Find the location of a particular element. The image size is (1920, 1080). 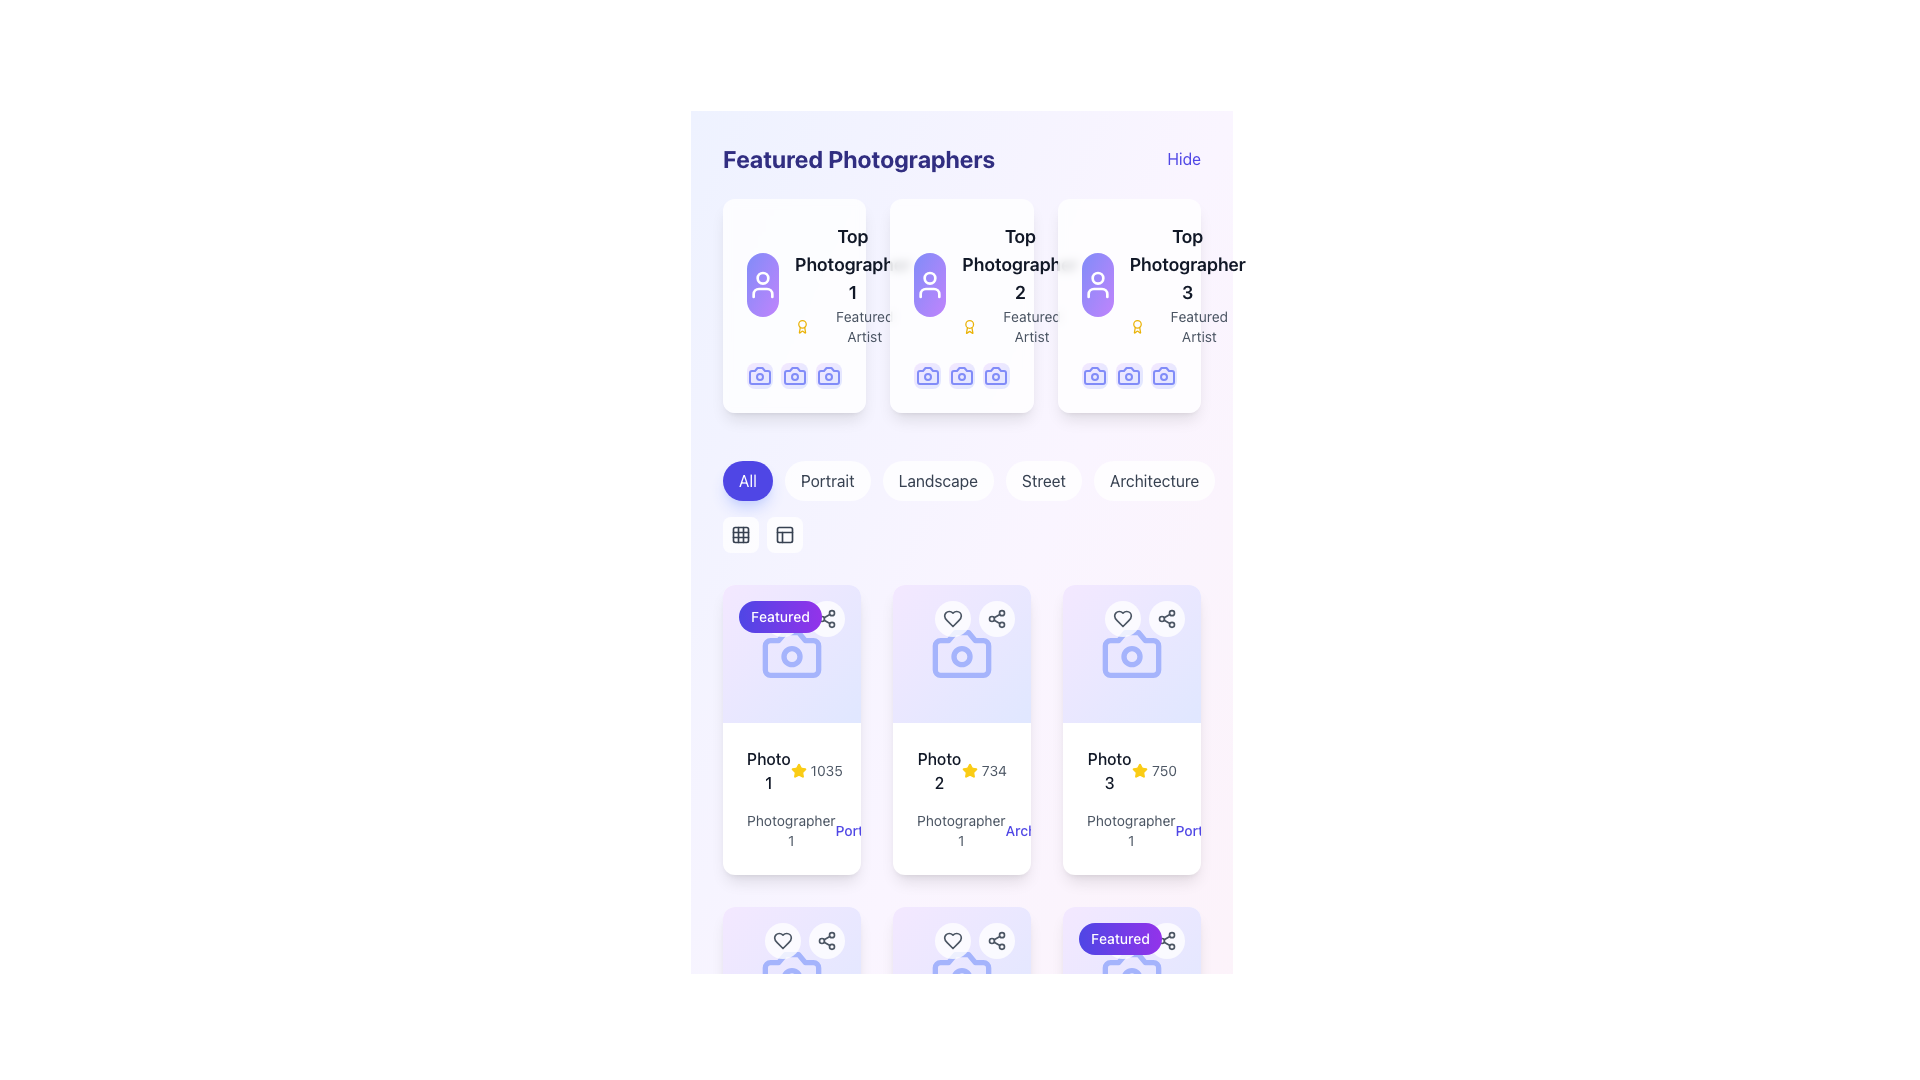

the award medallion icon located to the left of the 'Featured Artist' text in the 'Top Photographer 2' card within the 'Featured Photographers' section is located at coordinates (969, 326).